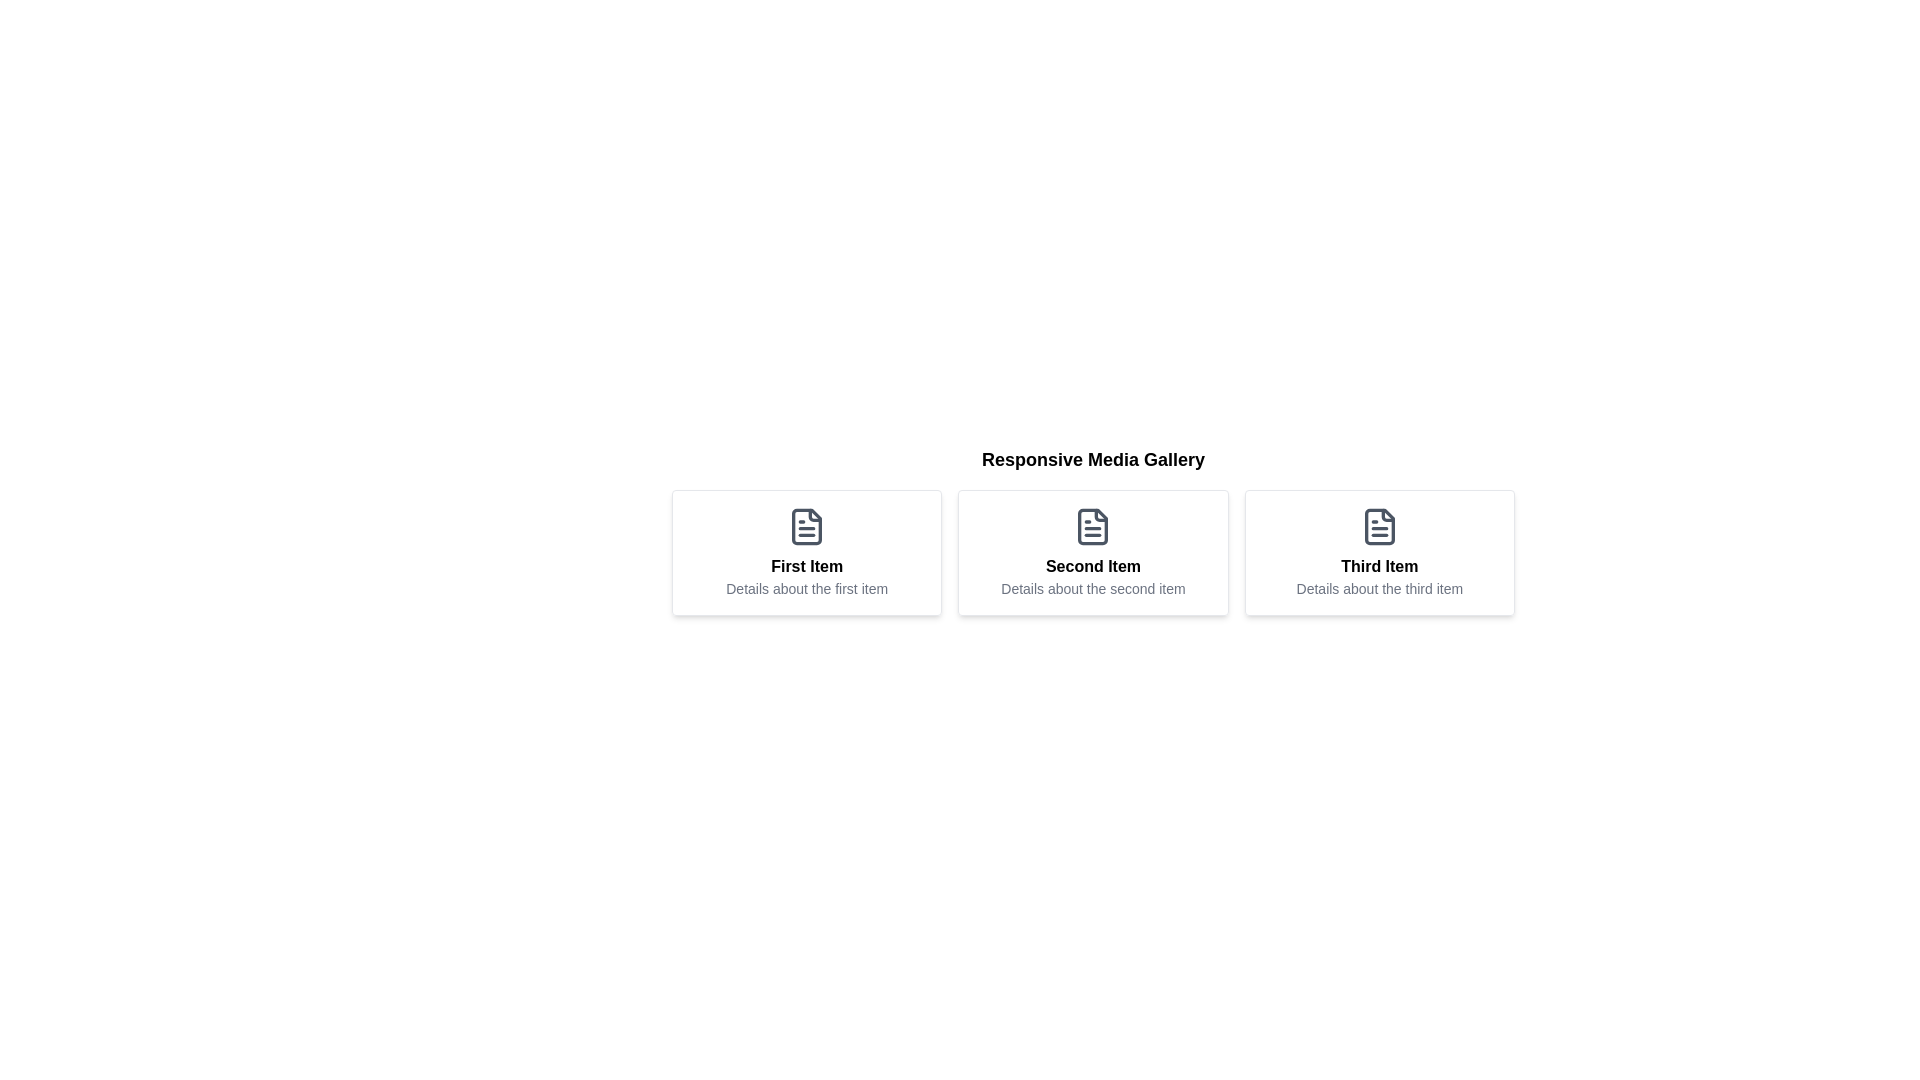 This screenshot has width=1920, height=1080. I want to click on the rightmost card in the Responsive Media Gallery, which is labeled 'Third Item' and contains a file-like icon at the top, so click(1378, 552).